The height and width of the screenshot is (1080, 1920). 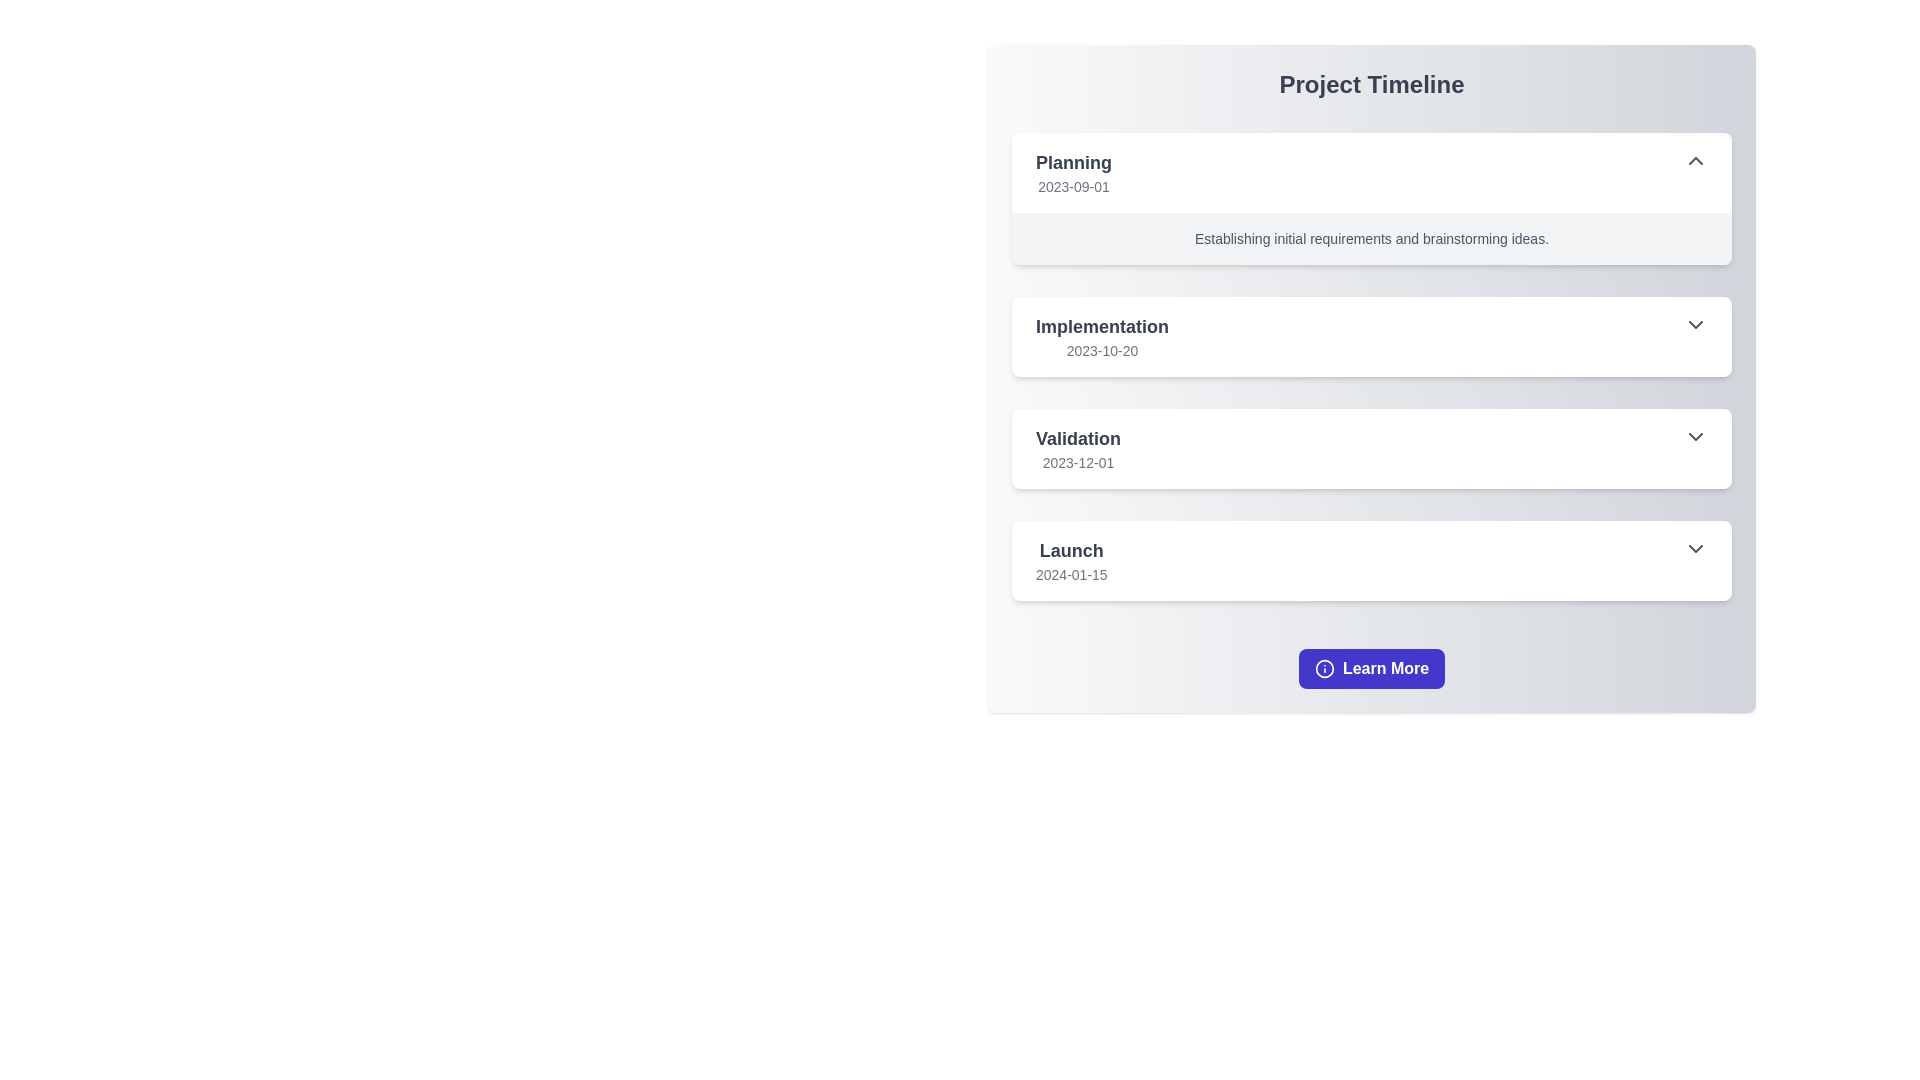 What do you see at coordinates (1371, 668) in the screenshot?
I see `the centrally positioned call-to-action button located near the bottom of the interface to change its style` at bounding box center [1371, 668].